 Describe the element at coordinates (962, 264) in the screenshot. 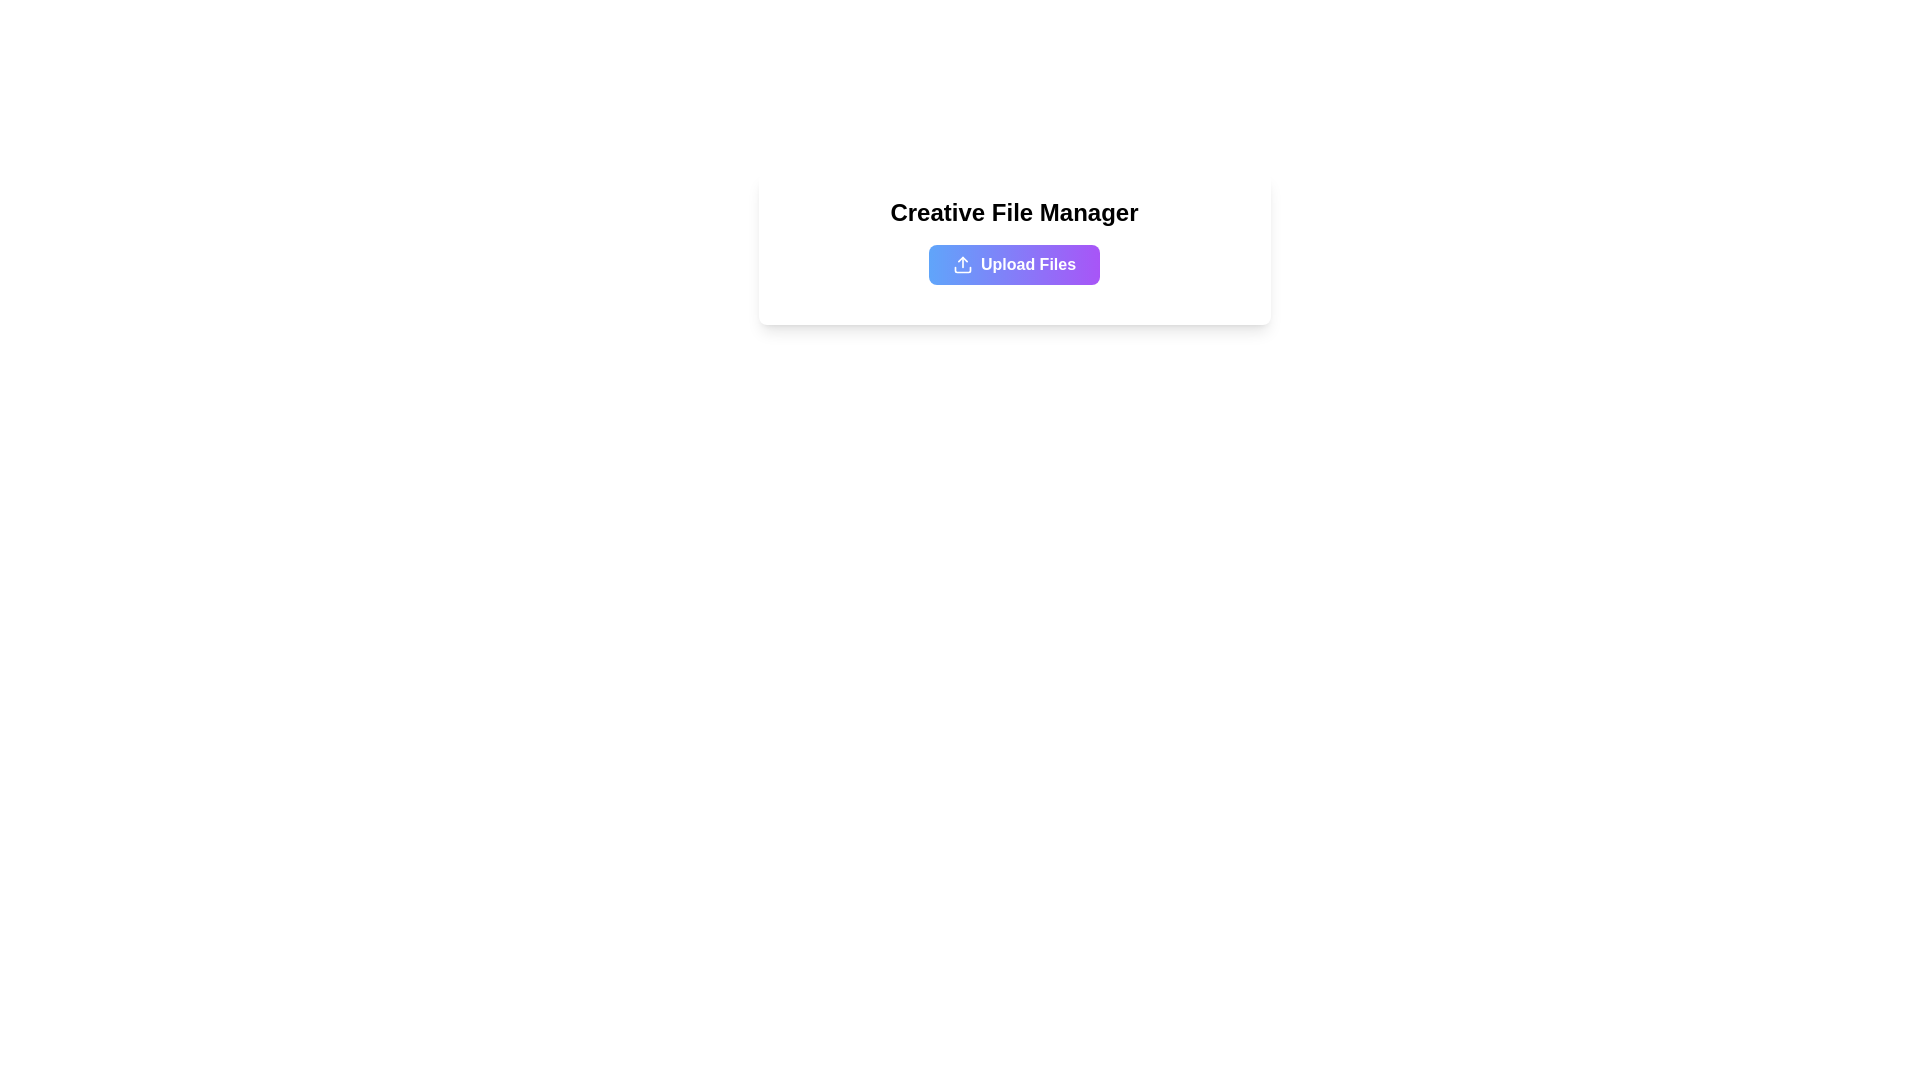

I see `the upload icon, which is an SVG graphic resembling an upward-pointing arrow in a blue circle, located to the left of the 'Upload Files' button` at that location.